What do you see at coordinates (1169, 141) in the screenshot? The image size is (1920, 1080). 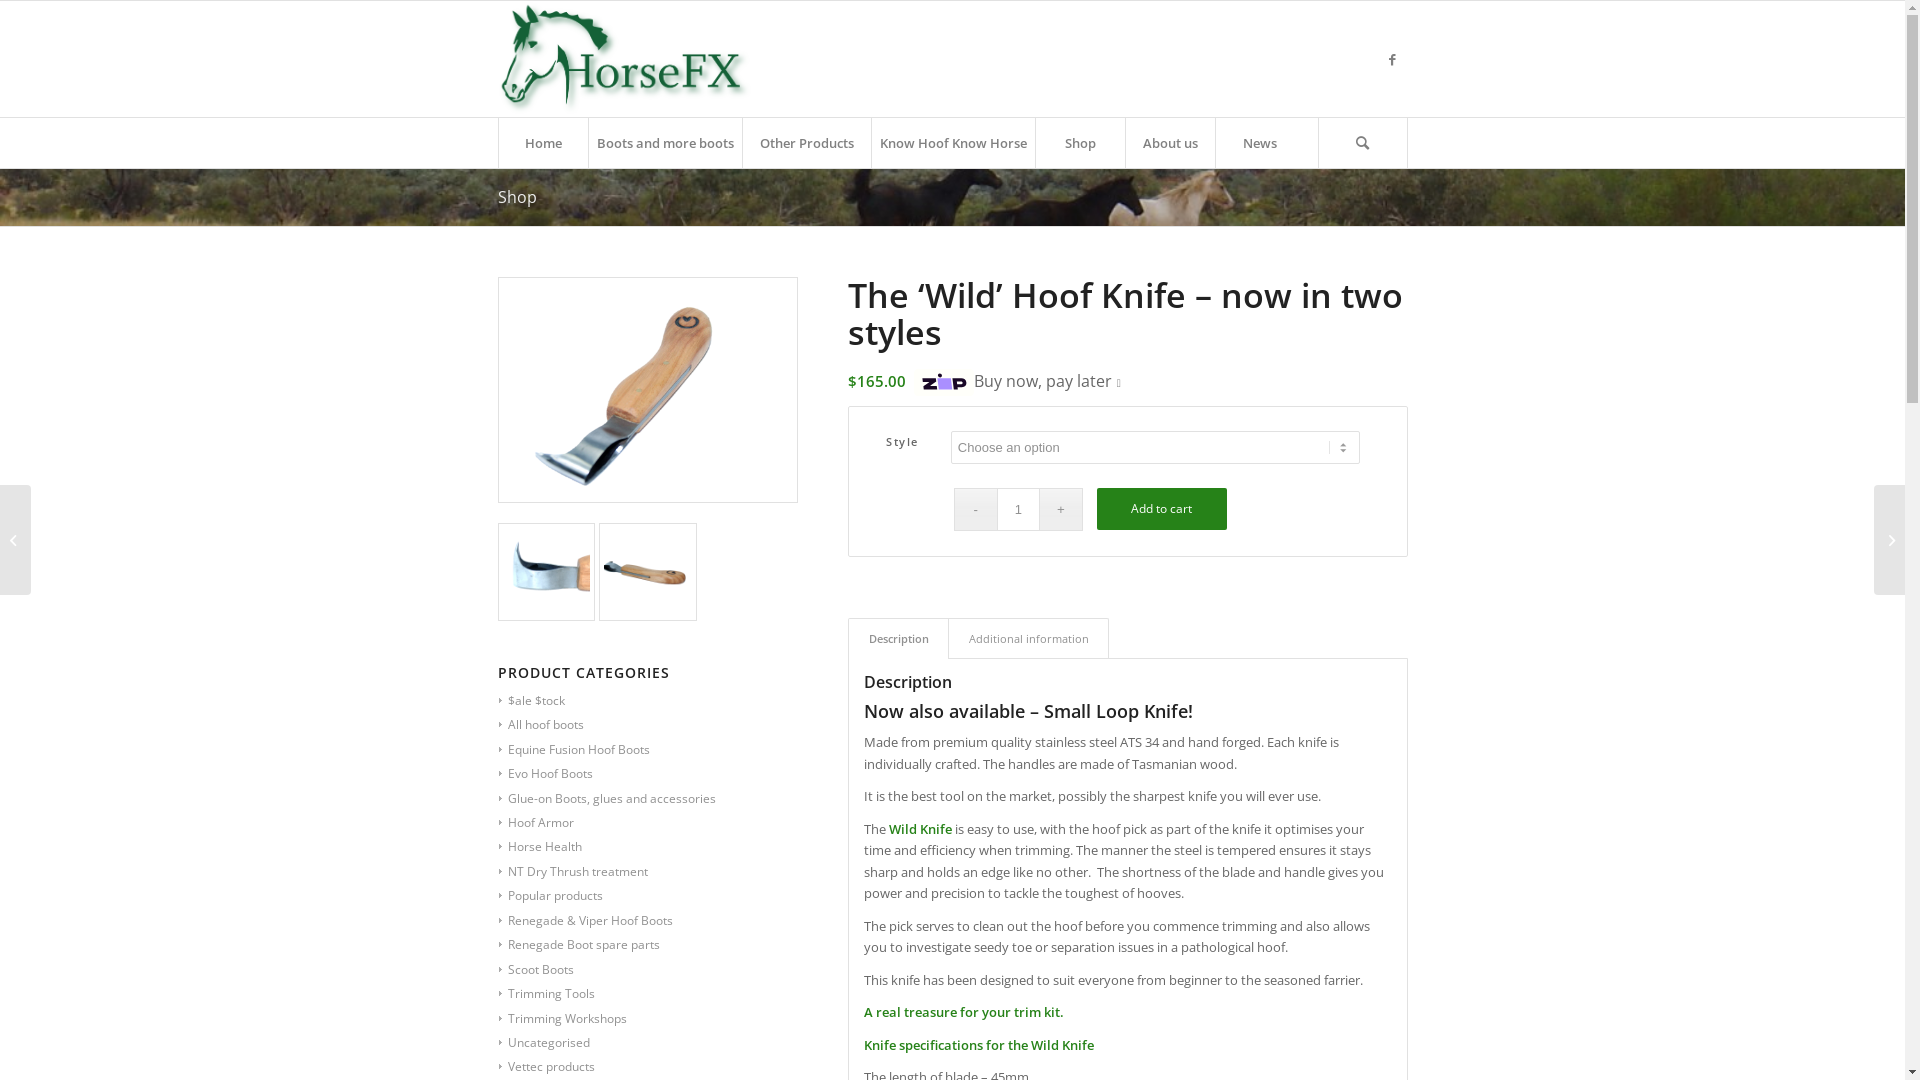 I see `'About us'` at bounding box center [1169, 141].